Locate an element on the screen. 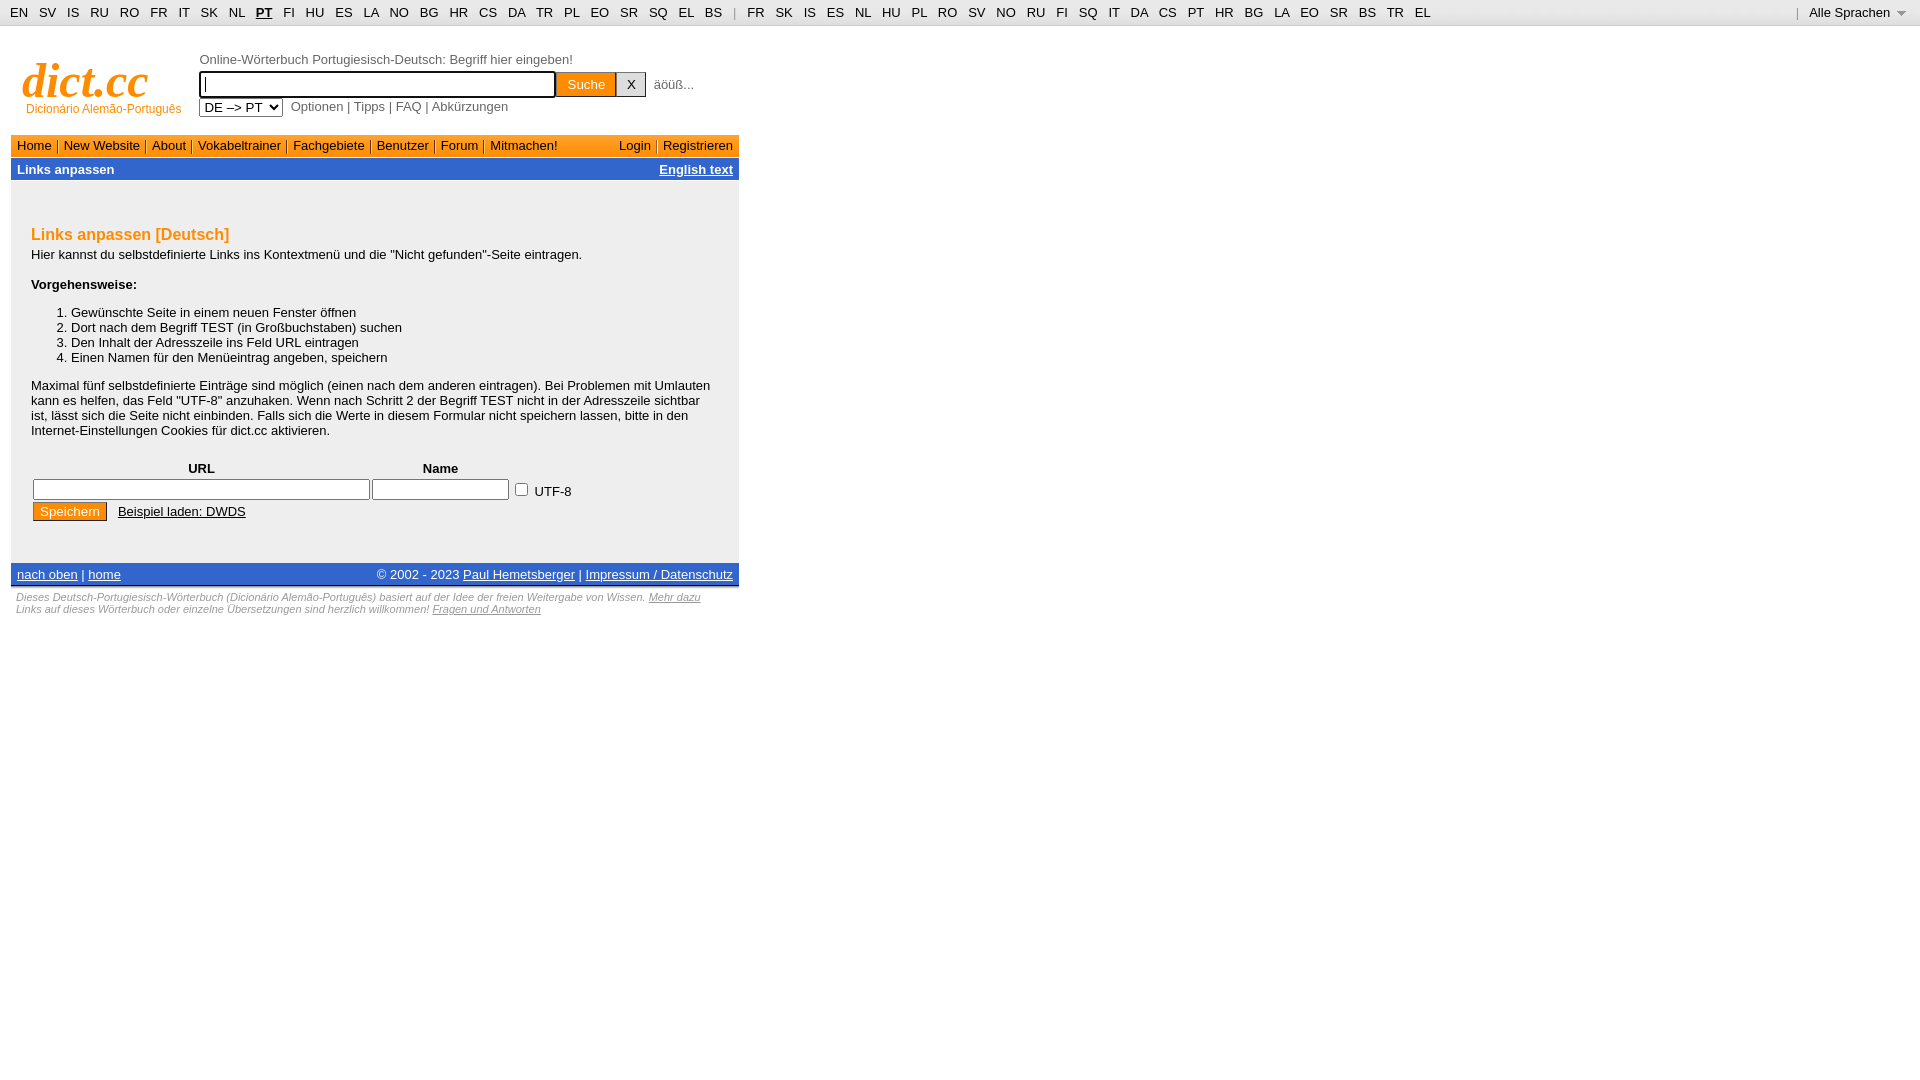  'LA' is located at coordinates (370, 12).